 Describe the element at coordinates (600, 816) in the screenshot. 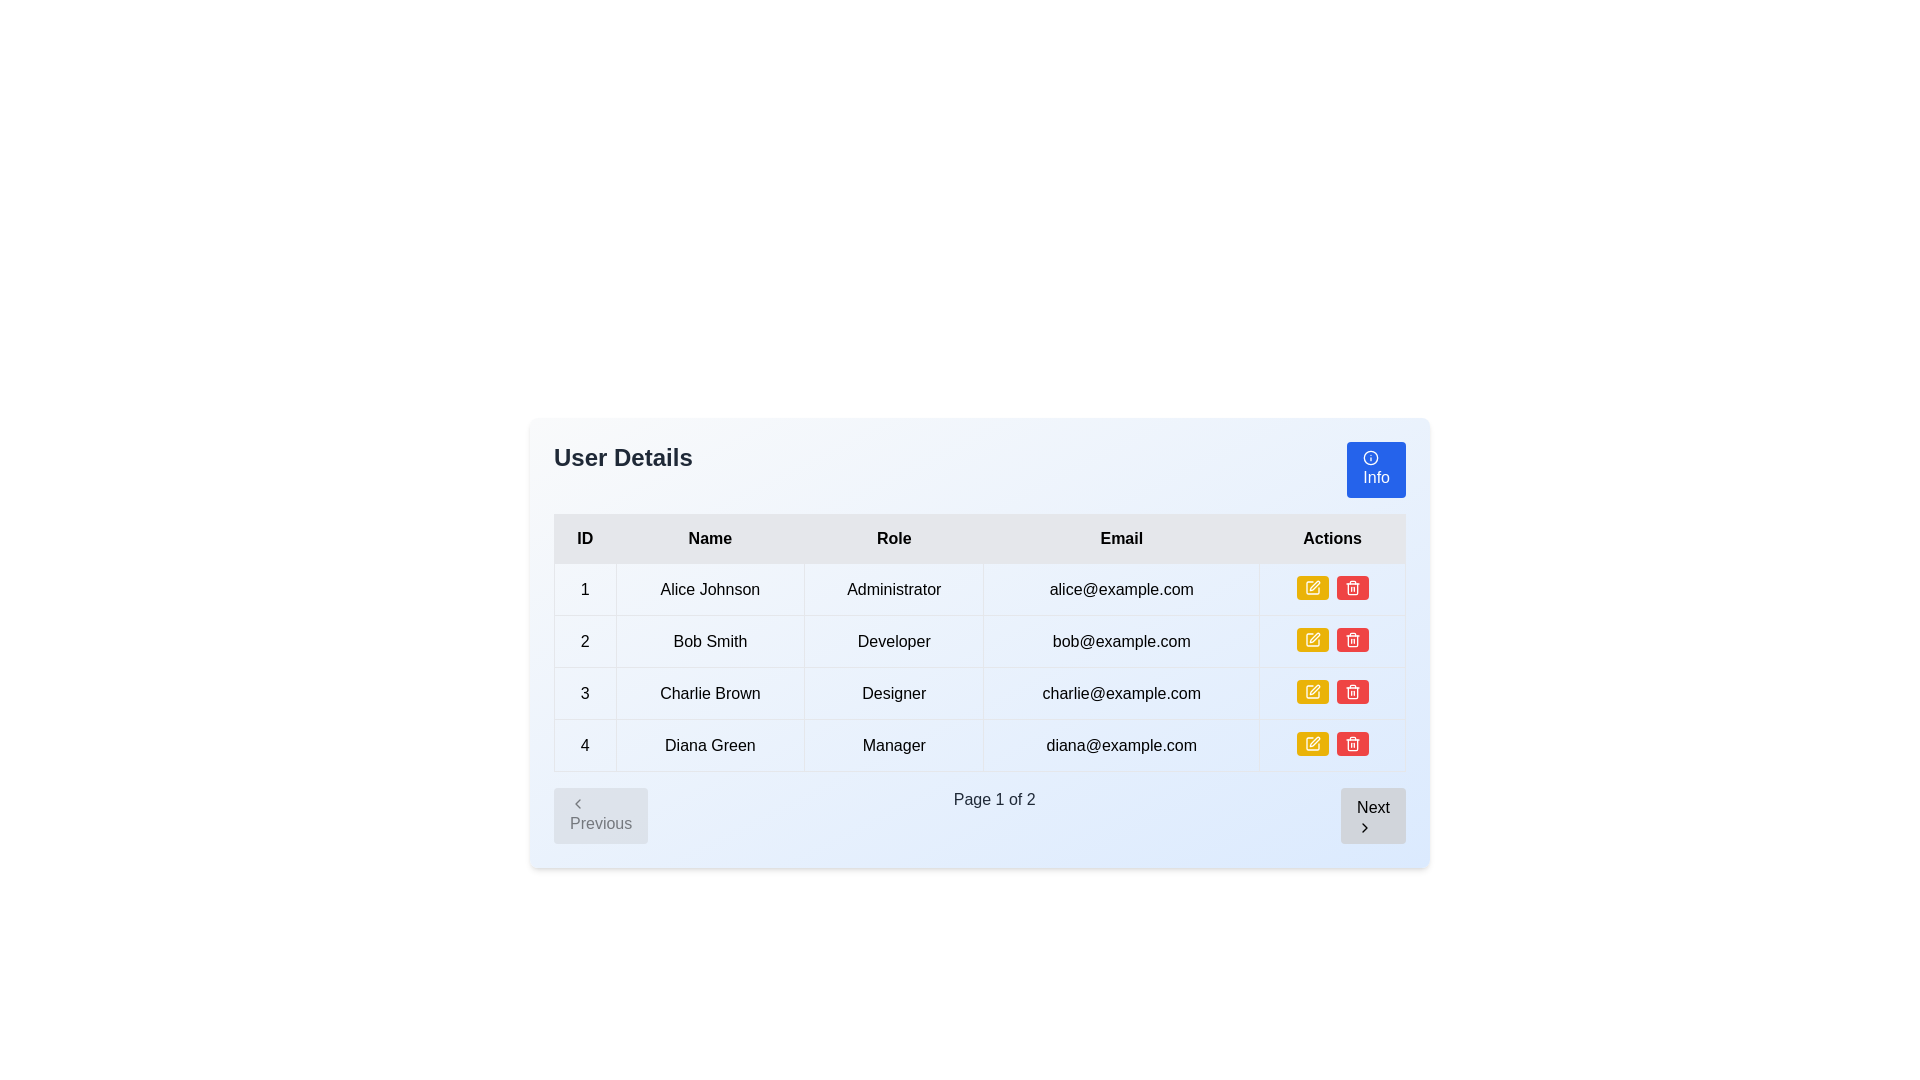

I see `the disabled navigation button for going to the previous set of data entries in the table, located below the user details table` at that location.